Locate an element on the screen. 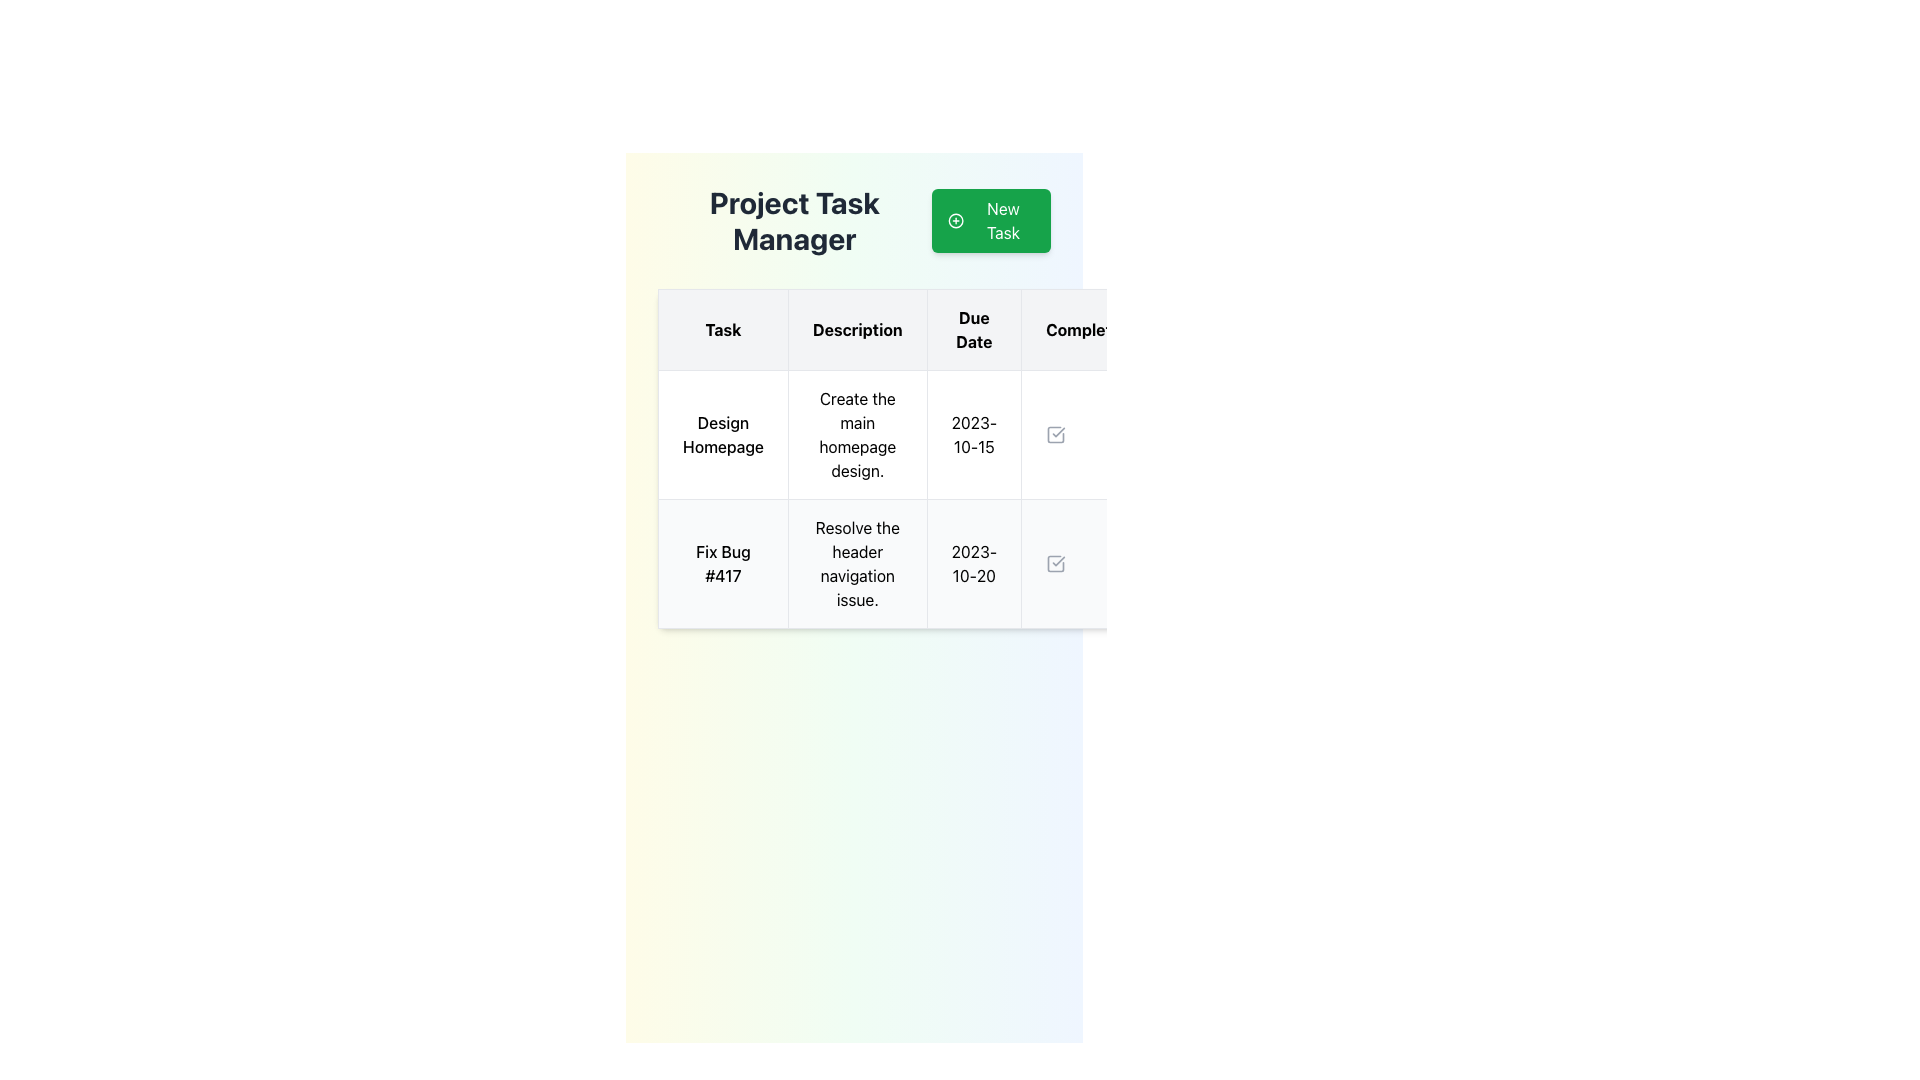 This screenshot has width=1920, height=1080. the checkbox in the 'Complete' column associated with the 'Design Homepage' task is located at coordinates (1055, 434).